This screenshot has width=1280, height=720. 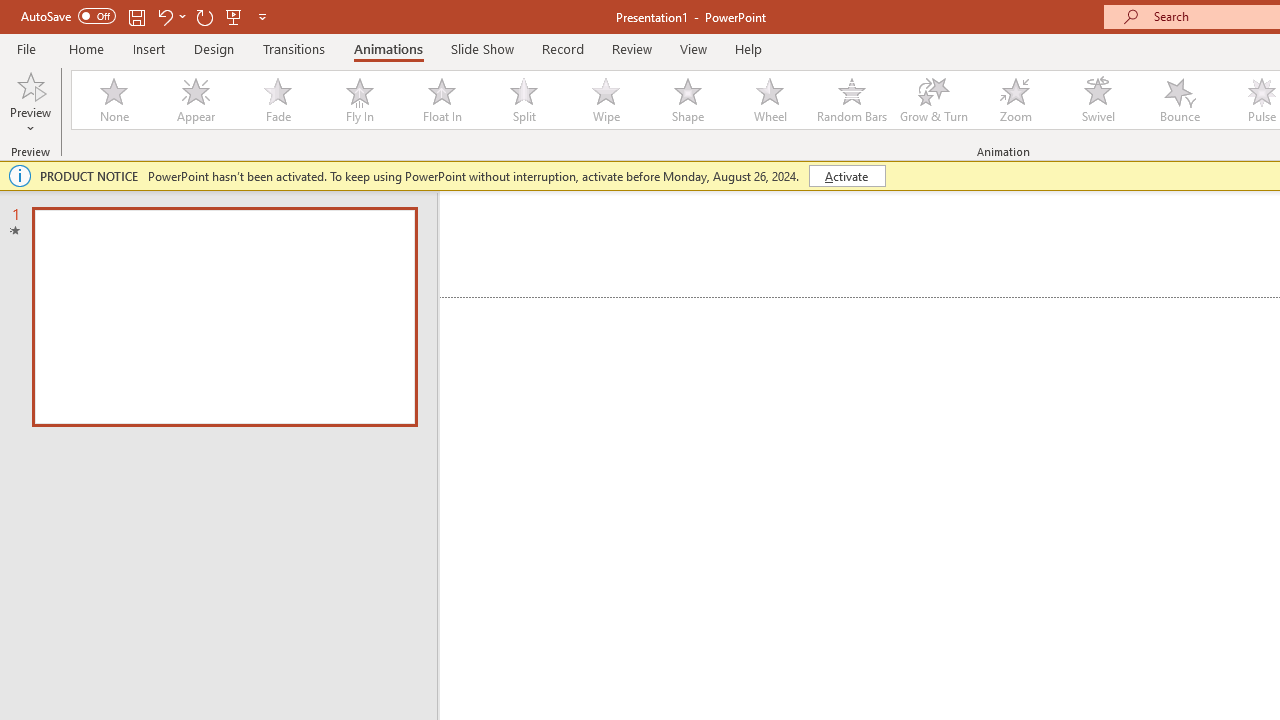 I want to click on 'Appear', so click(x=195, y=100).